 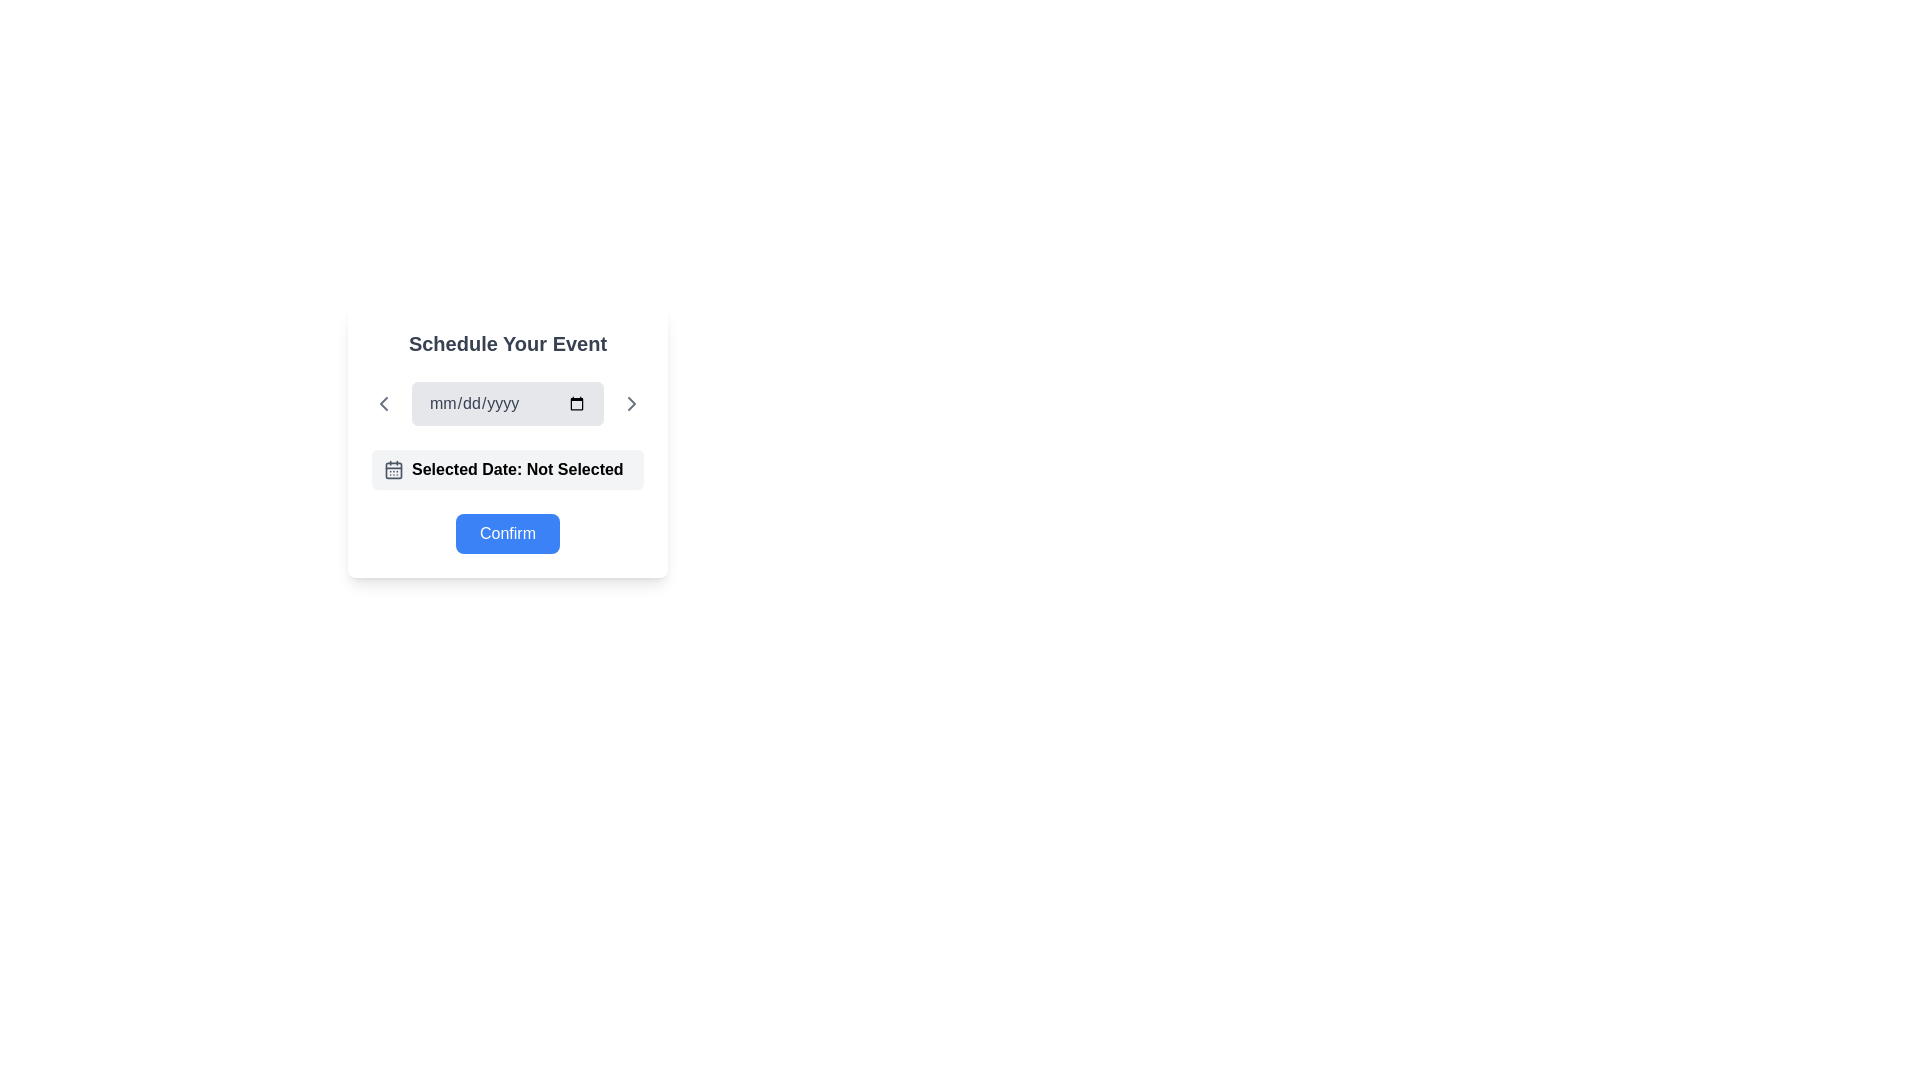 I want to click on the Text Display Field that displays the selected date, currently indicating no date has been chosen, located below the date picker and above the 'Confirm' button in the center modal, so click(x=508, y=470).